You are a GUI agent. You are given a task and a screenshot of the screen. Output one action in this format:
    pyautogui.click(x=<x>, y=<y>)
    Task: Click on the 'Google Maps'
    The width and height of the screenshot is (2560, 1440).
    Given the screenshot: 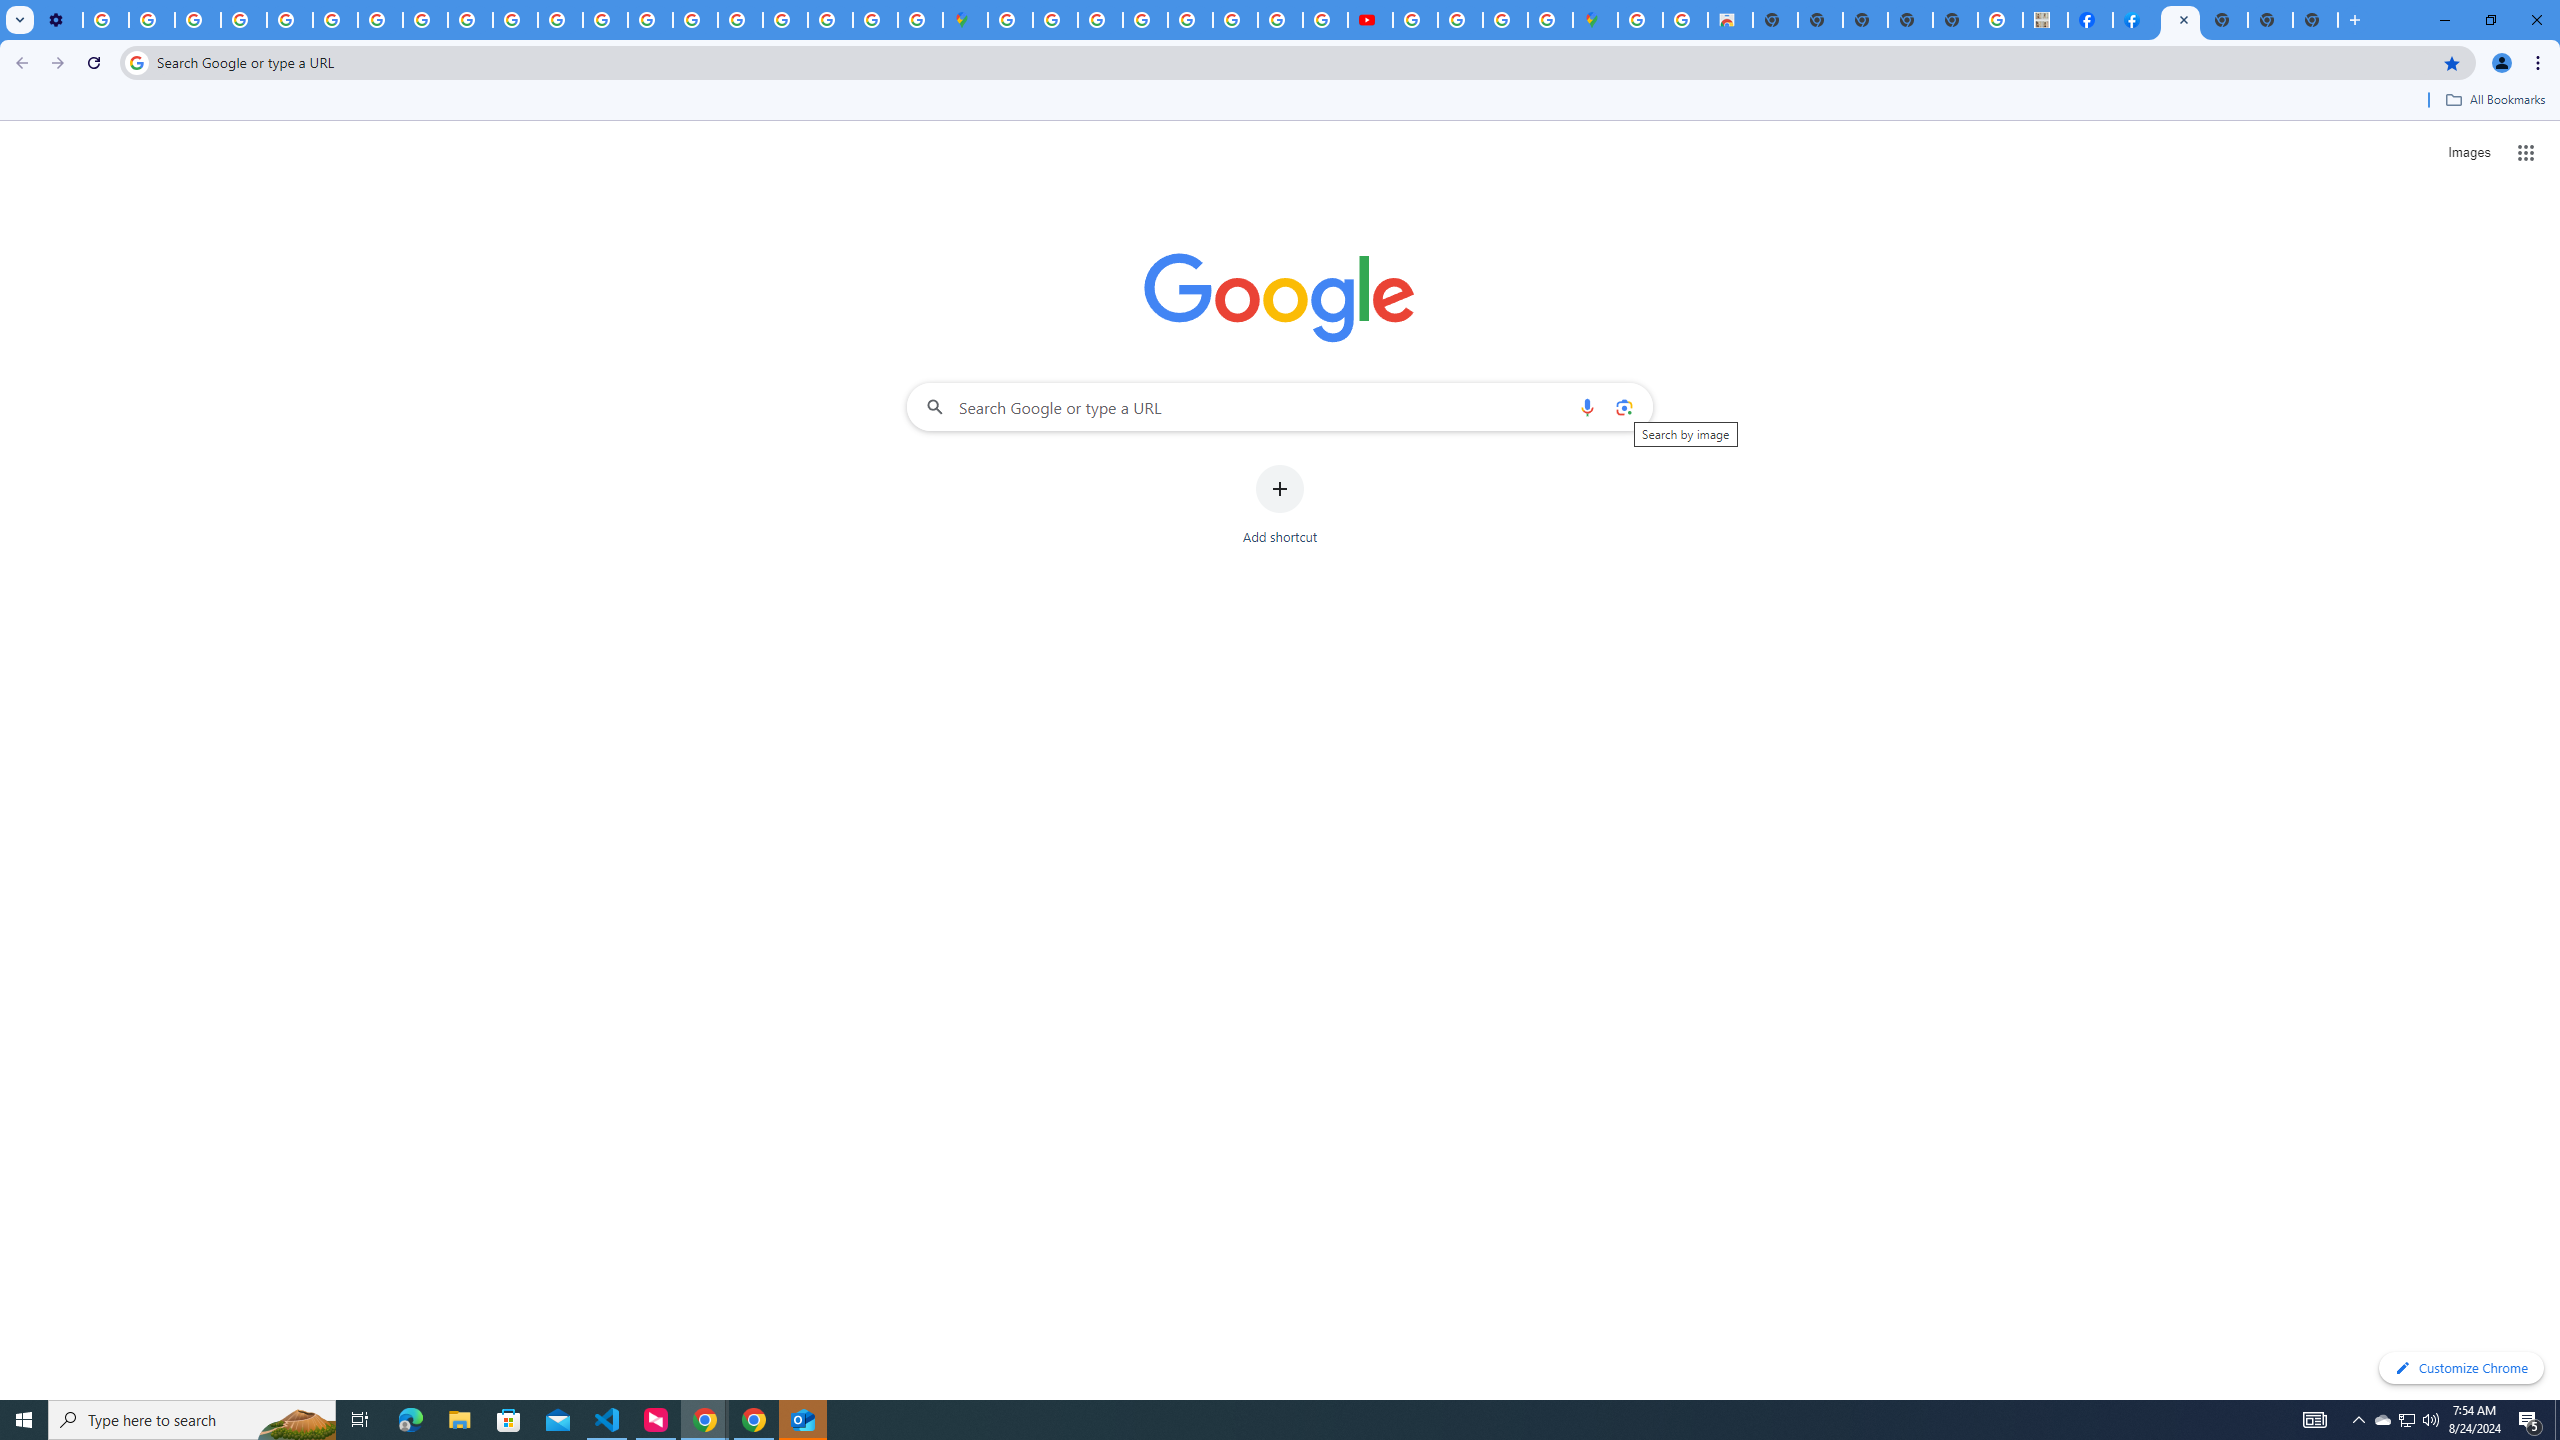 What is the action you would take?
    pyautogui.click(x=1595, y=19)
    